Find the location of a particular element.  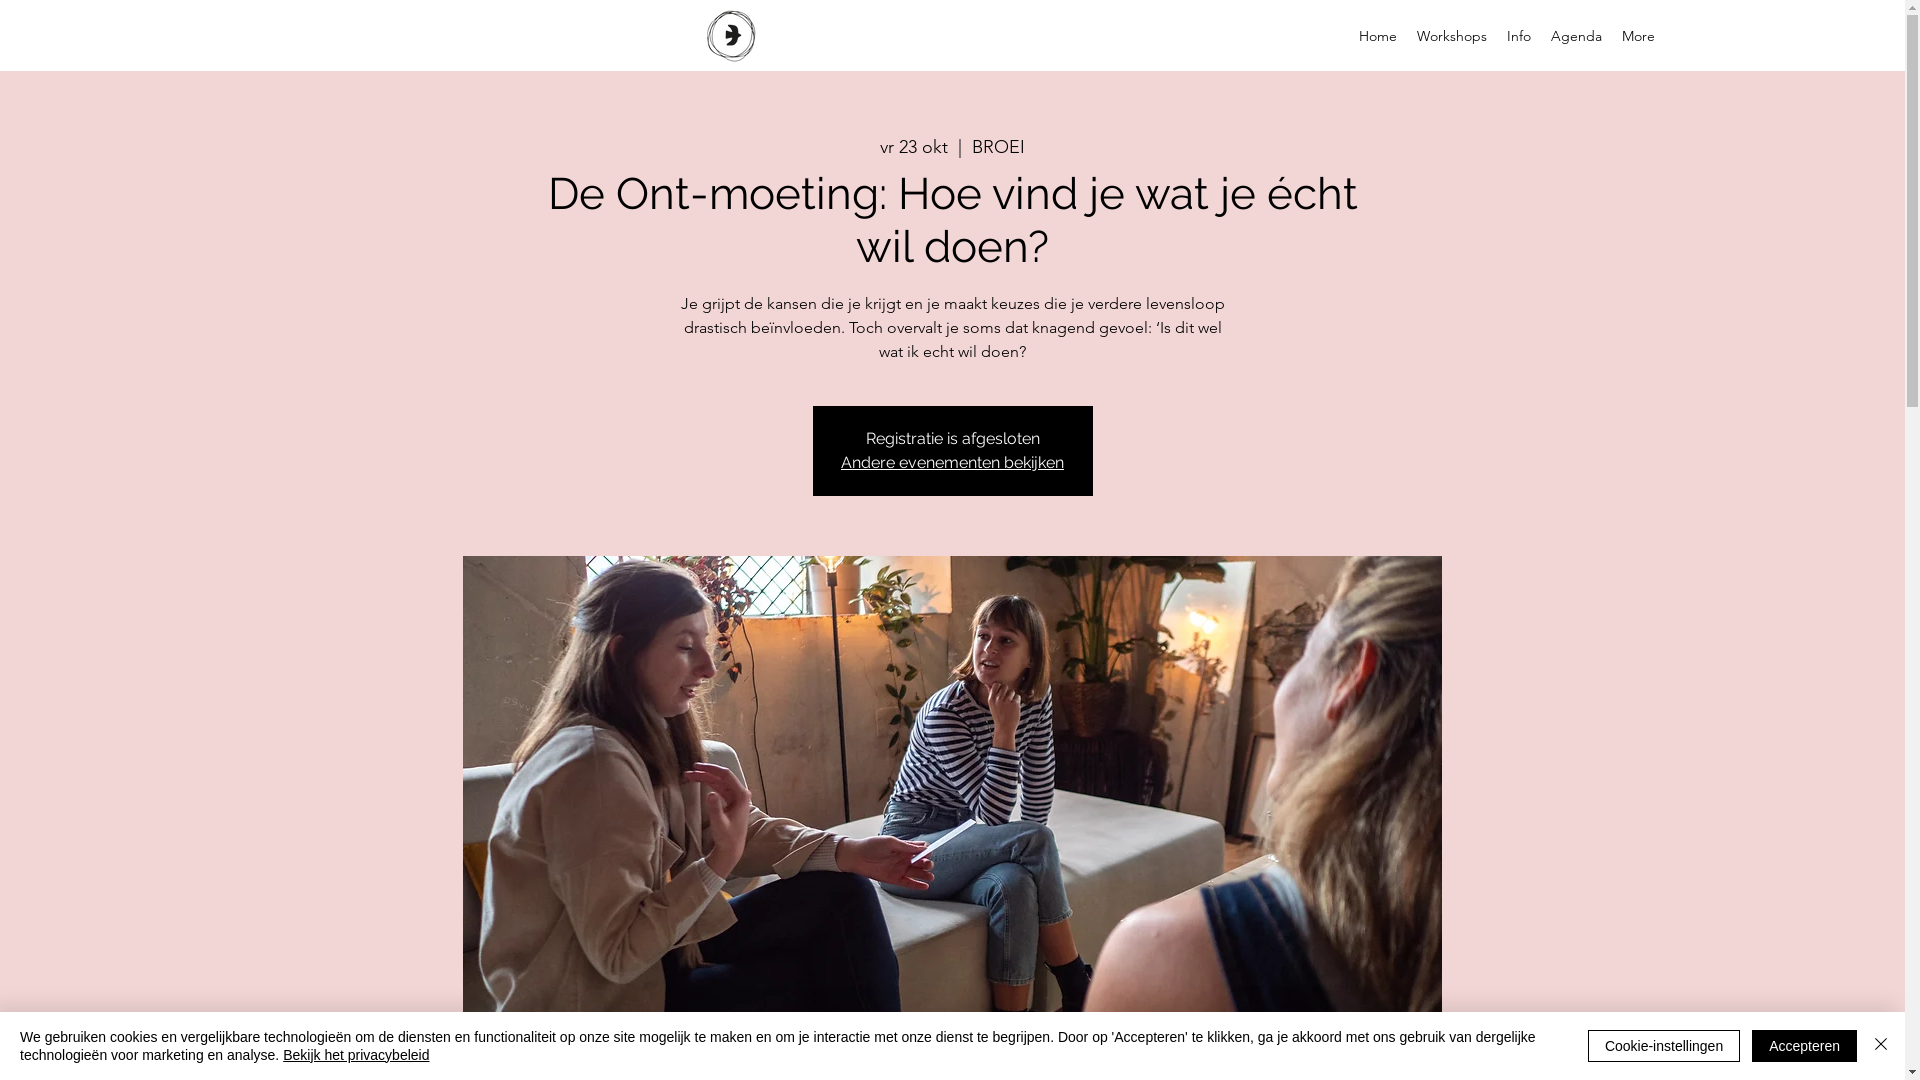

'Home' is located at coordinates (1348, 35).